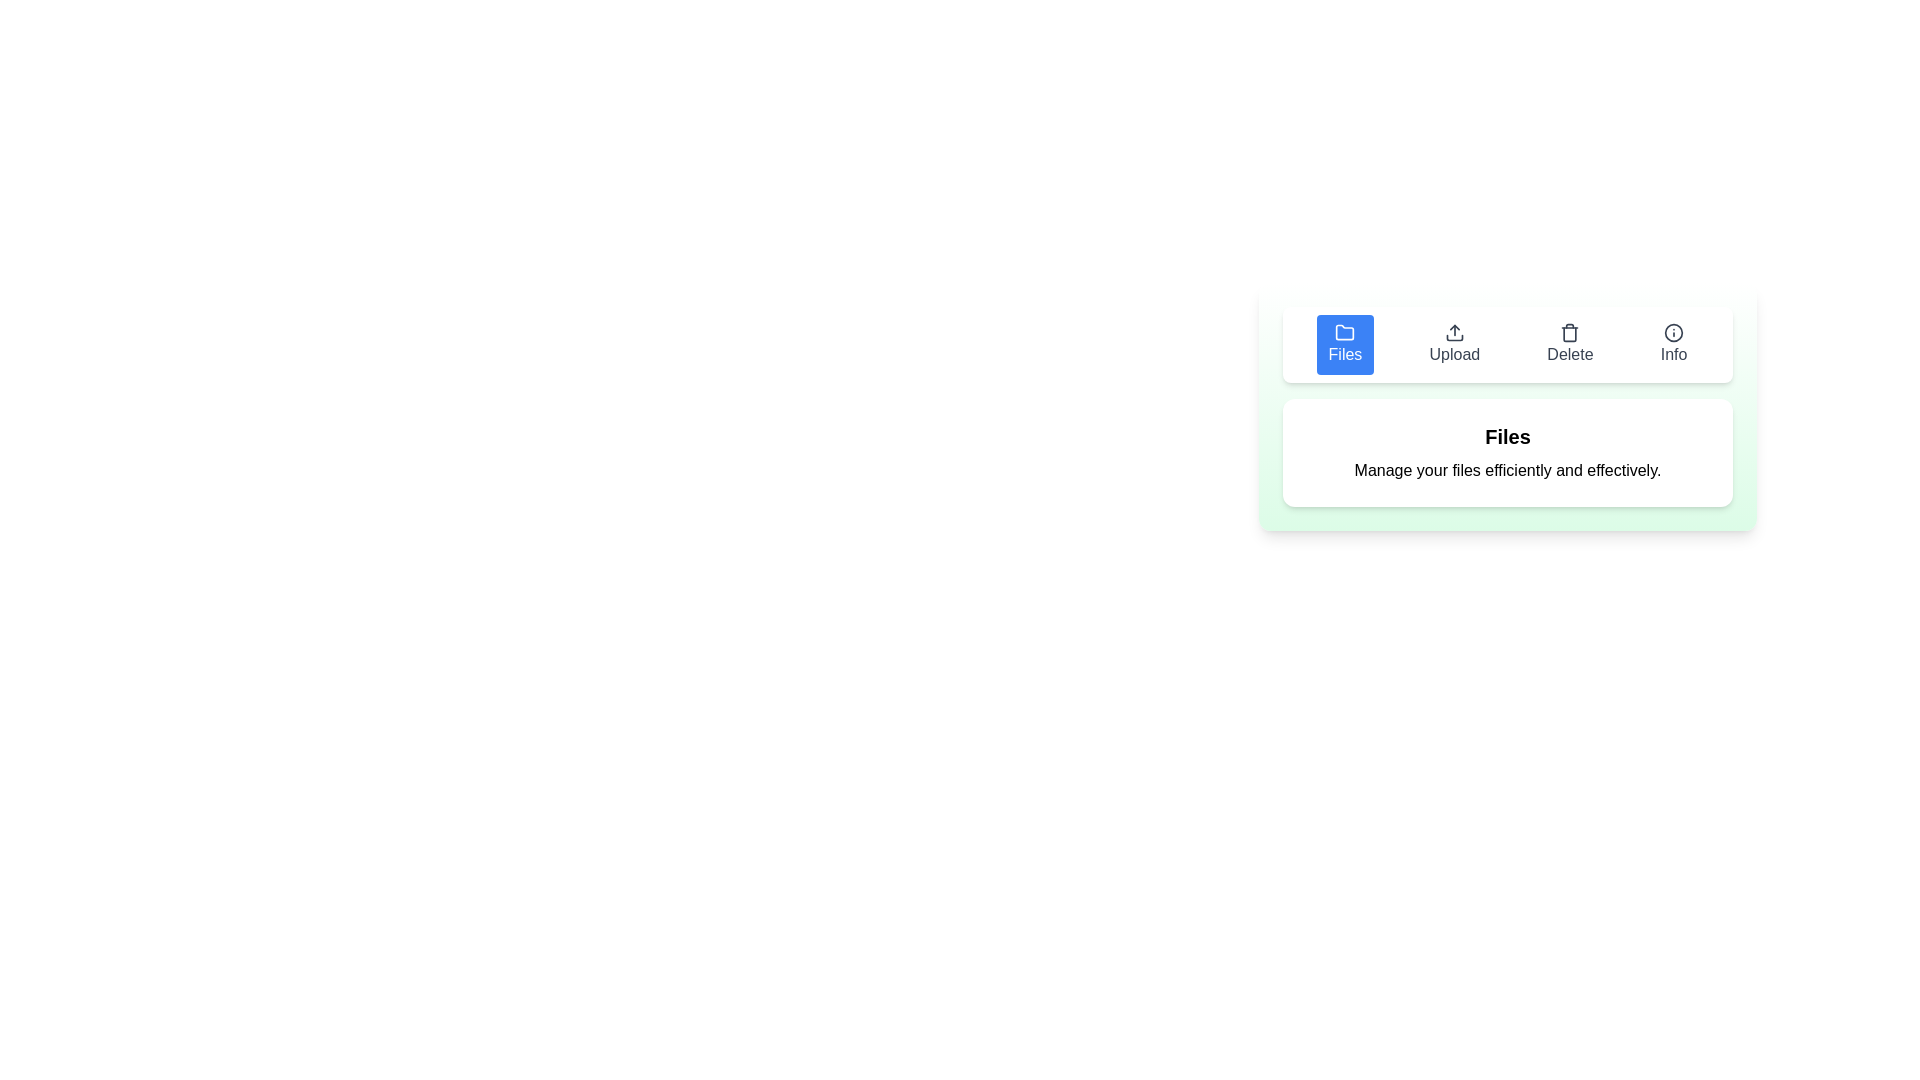 The image size is (1920, 1080). I want to click on the Info tab by clicking on it, so click(1674, 343).